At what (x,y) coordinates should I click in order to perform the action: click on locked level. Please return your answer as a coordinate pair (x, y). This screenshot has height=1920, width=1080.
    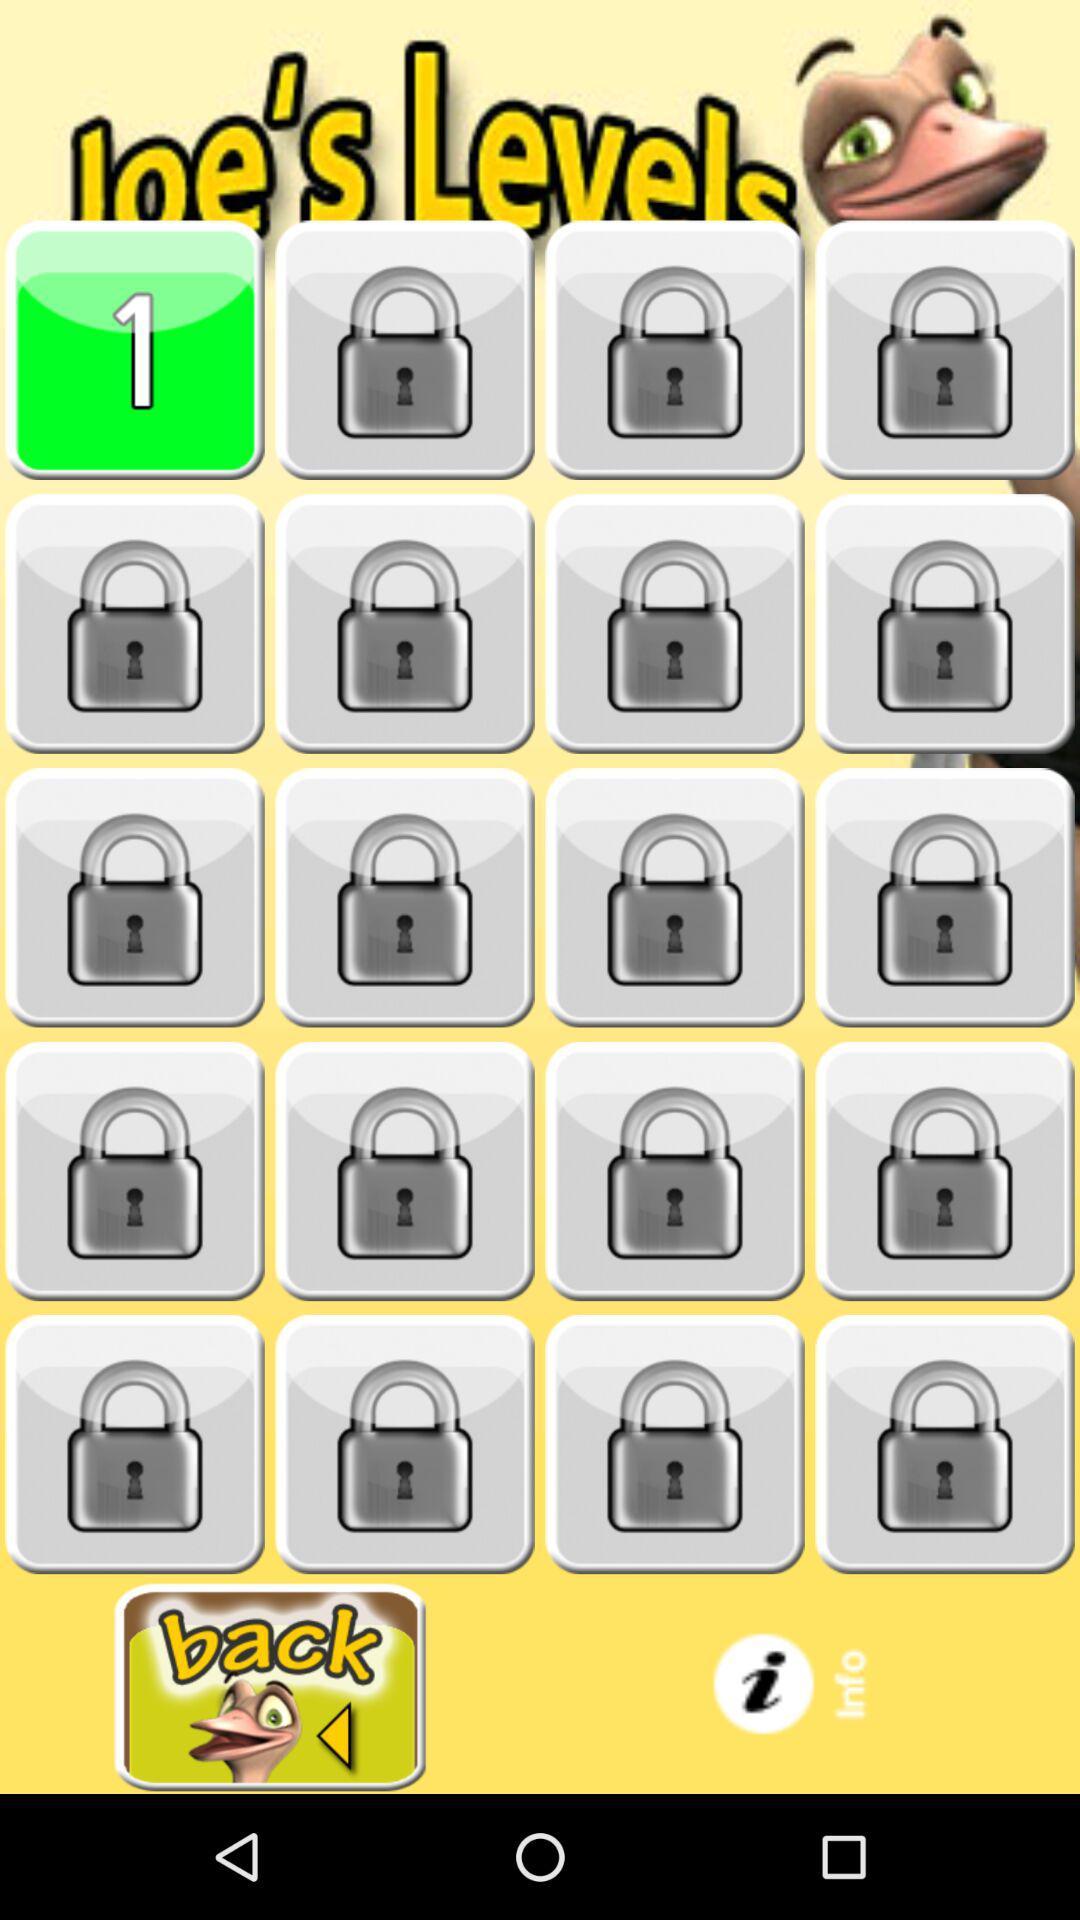
    Looking at the image, I should click on (945, 1444).